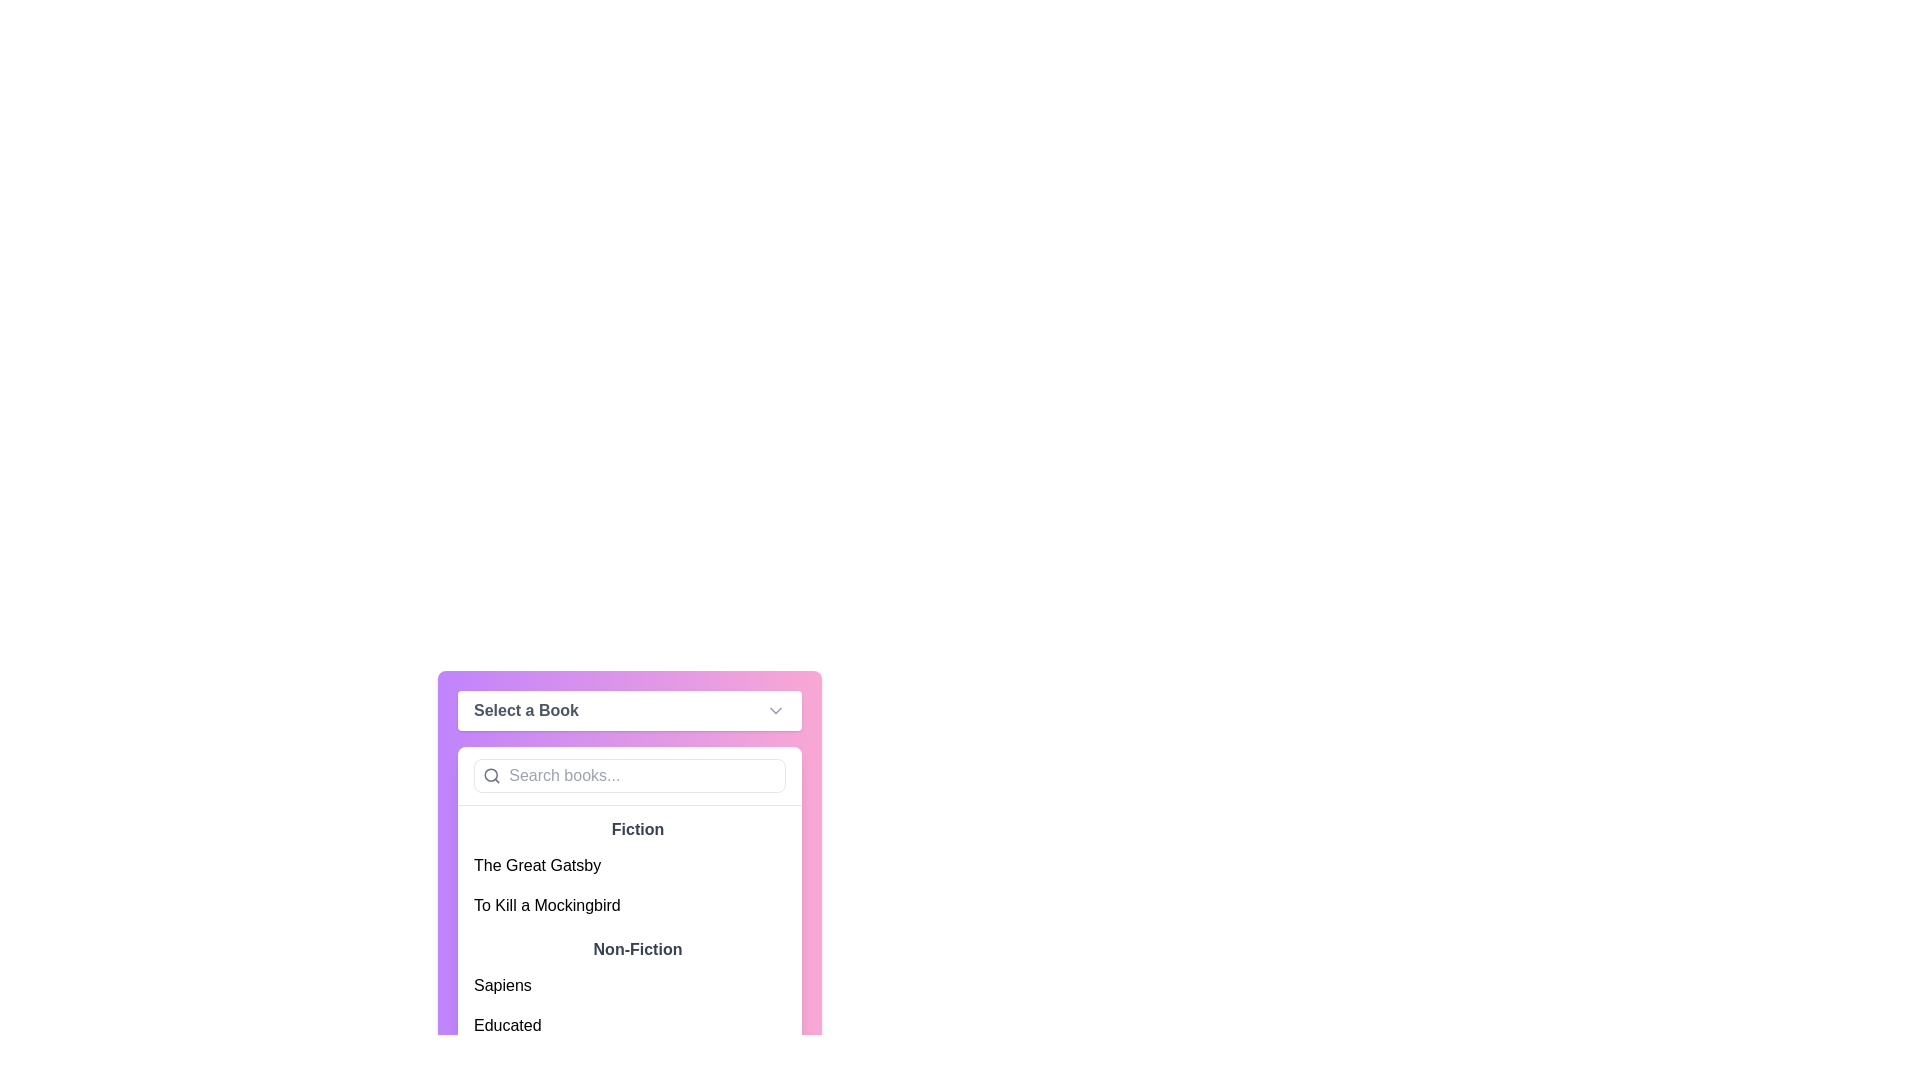 This screenshot has height=1080, width=1920. What do you see at coordinates (537, 865) in the screenshot?
I see `the text item 'The Great Gatsby' in the dropdown menu under the 'Fiction' heading` at bounding box center [537, 865].